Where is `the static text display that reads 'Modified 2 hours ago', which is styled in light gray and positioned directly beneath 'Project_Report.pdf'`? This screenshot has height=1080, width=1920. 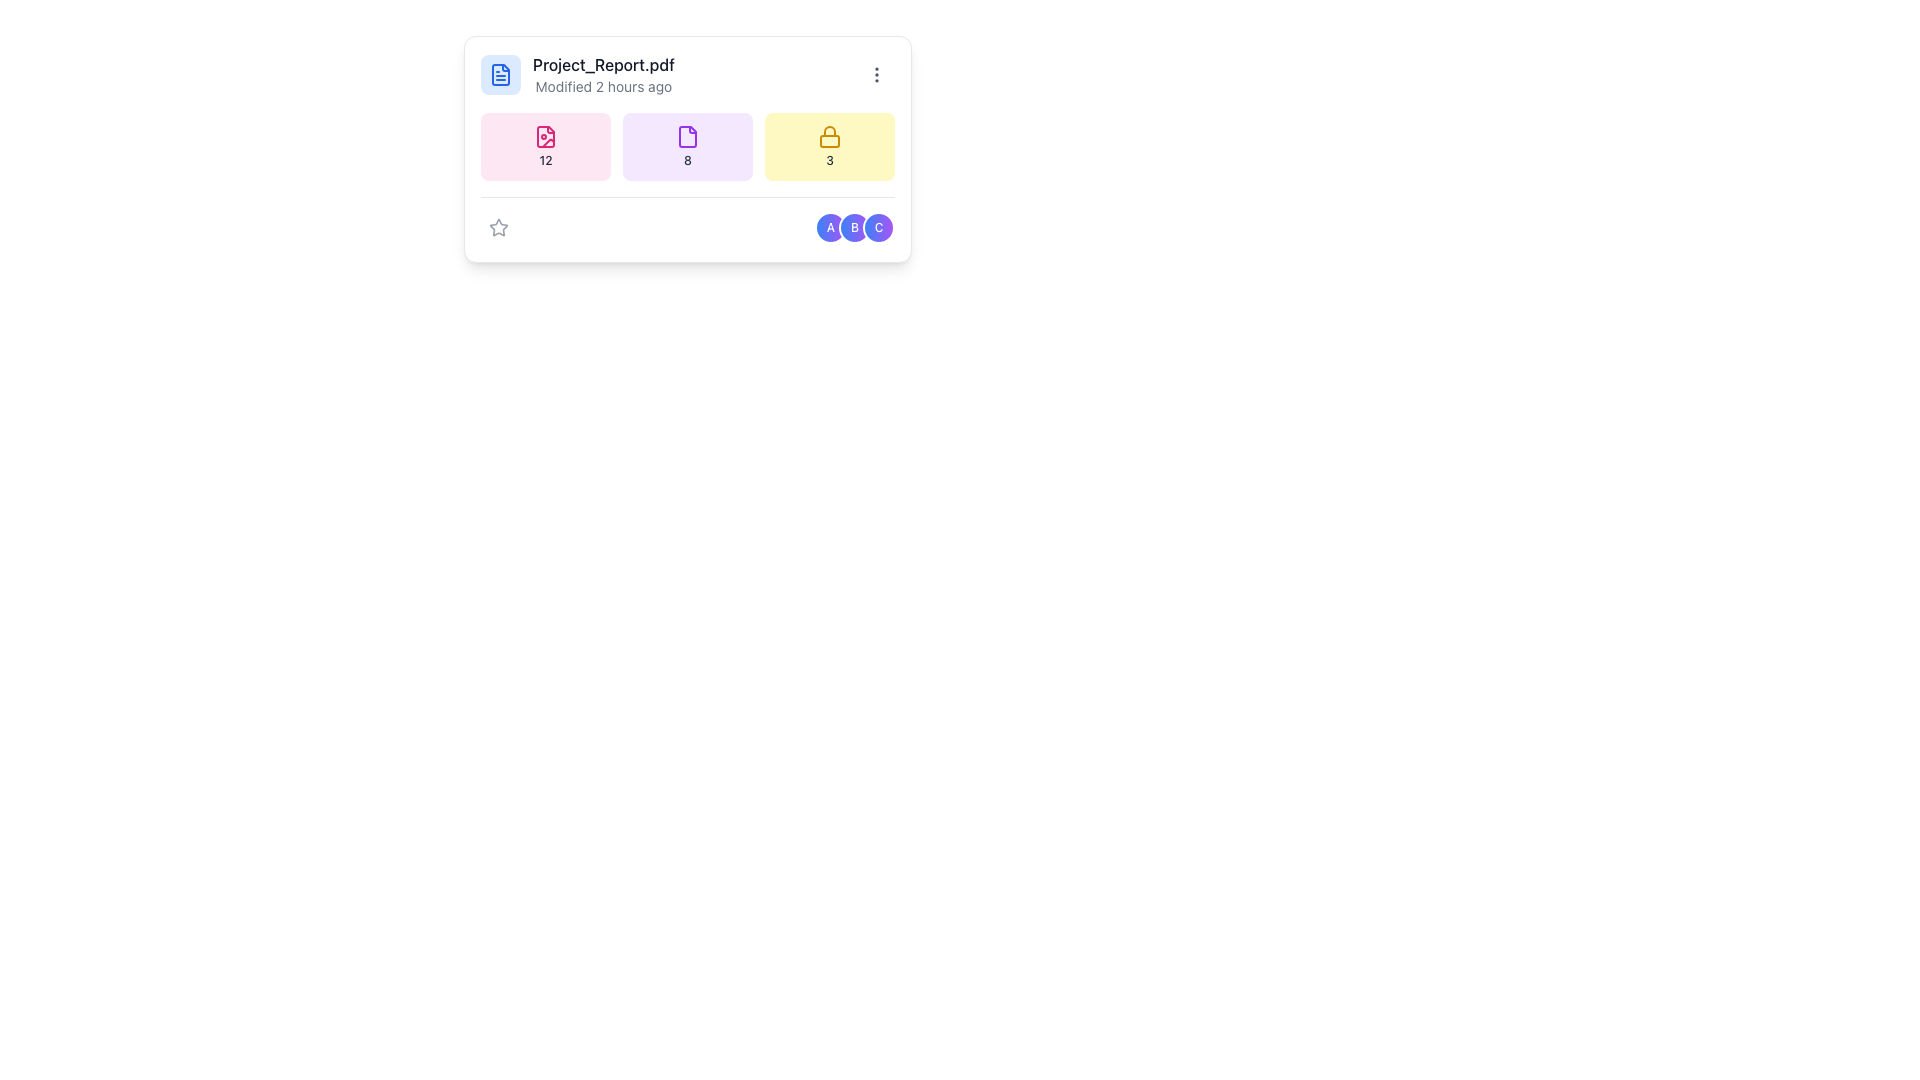
the static text display that reads 'Modified 2 hours ago', which is styled in light gray and positioned directly beneath 'Project_Report.pdf' is located at coordinates (602, 86).